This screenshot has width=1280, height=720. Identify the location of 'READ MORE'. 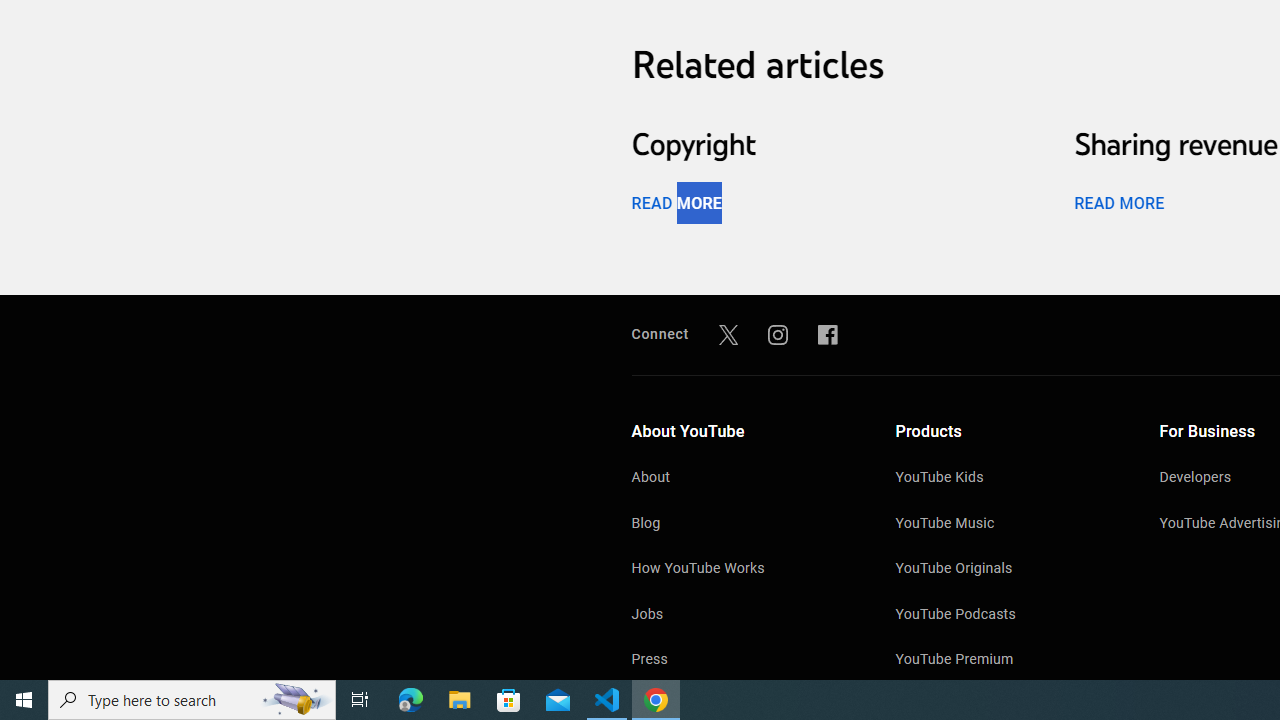
(1118, 203).